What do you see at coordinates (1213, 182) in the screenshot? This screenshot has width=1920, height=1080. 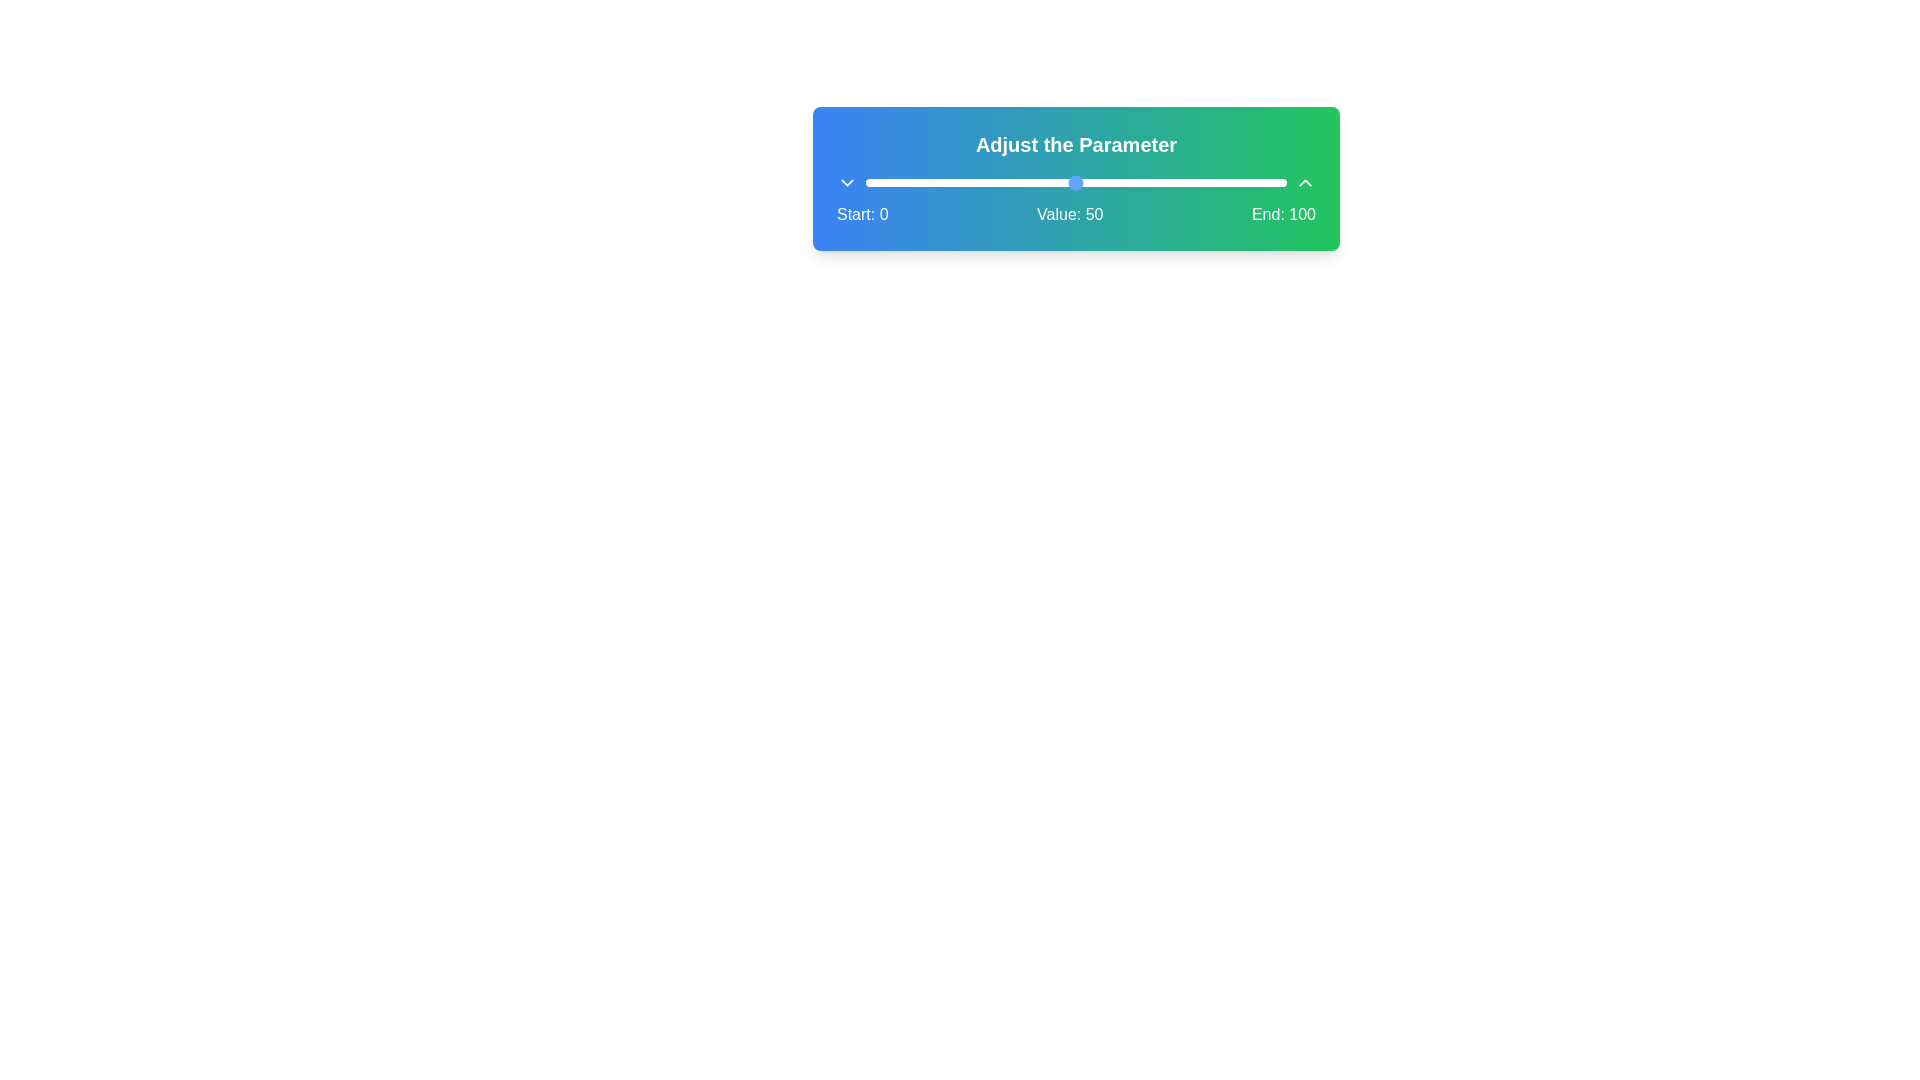 I see `the slider value` at bounding box center [1213, 182].